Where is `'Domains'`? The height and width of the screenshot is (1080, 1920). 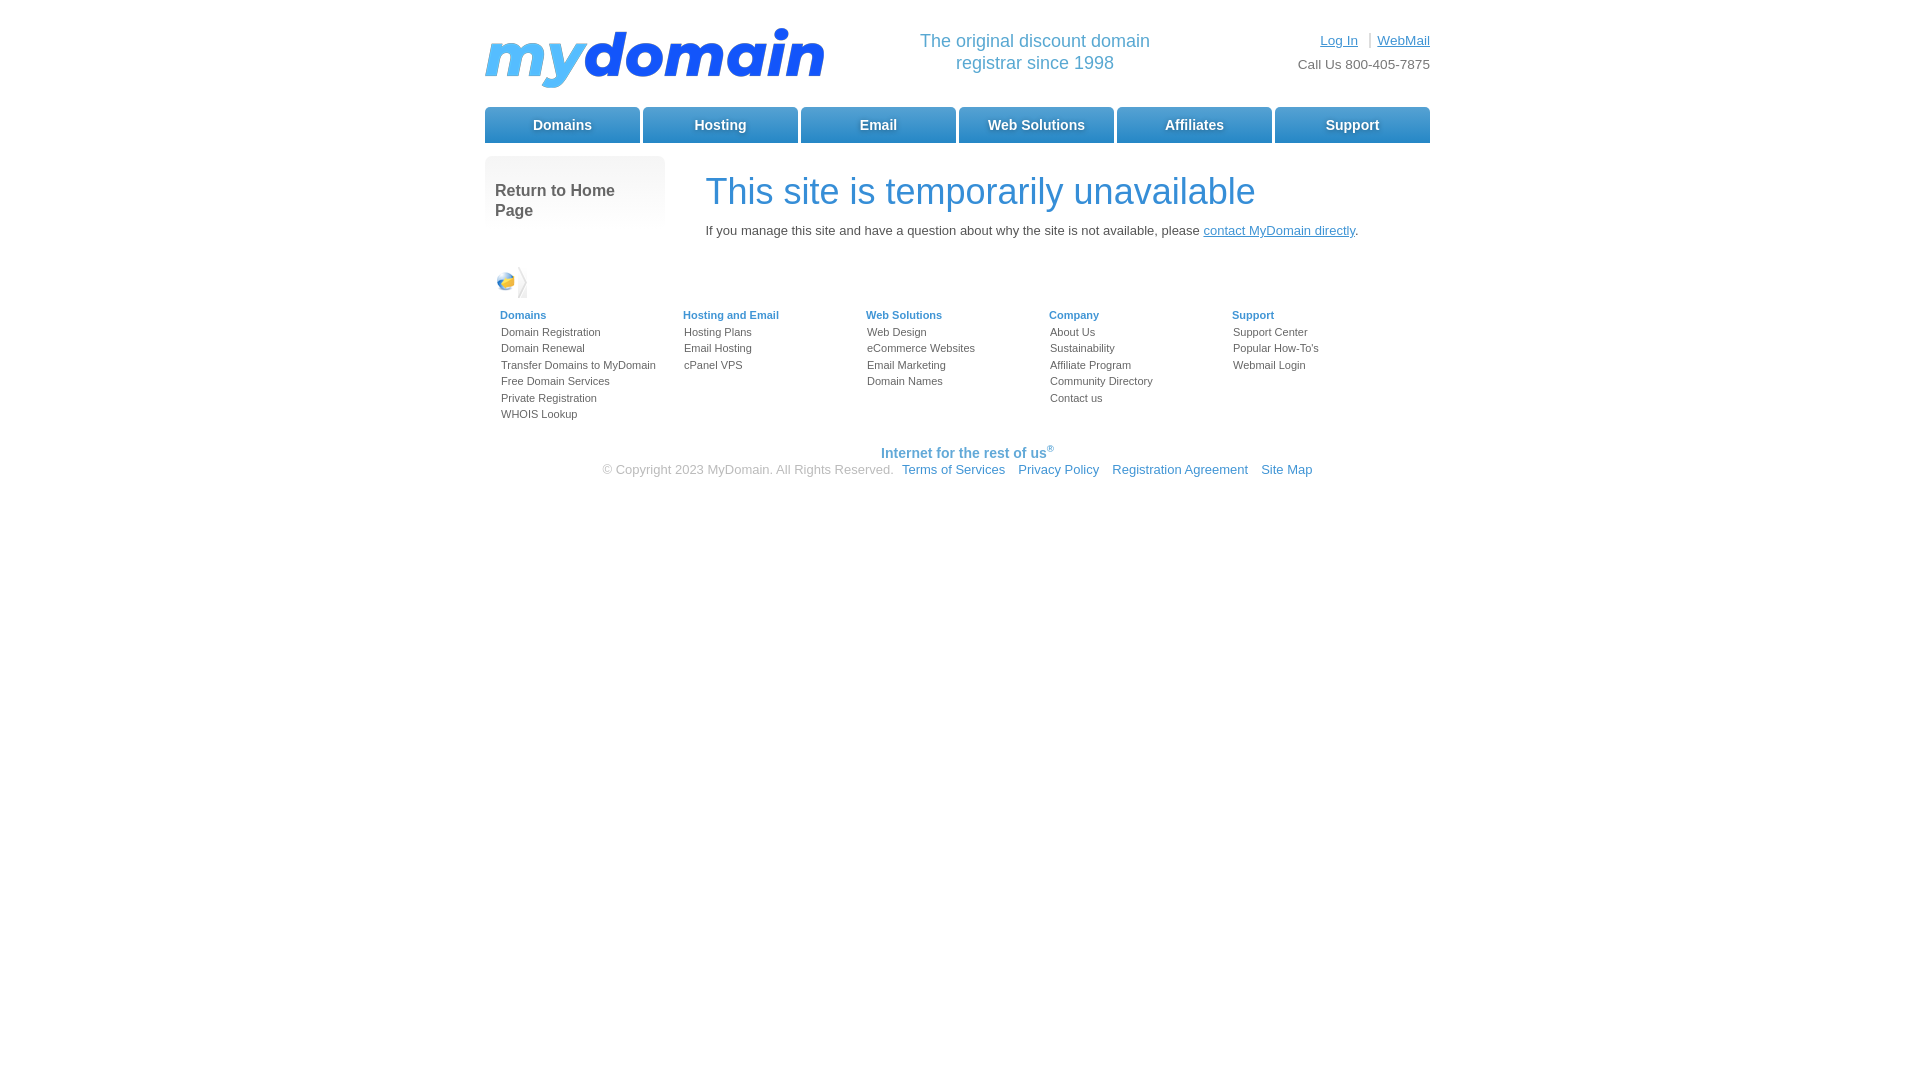 'Domains' is located at coordinates (523, 315).